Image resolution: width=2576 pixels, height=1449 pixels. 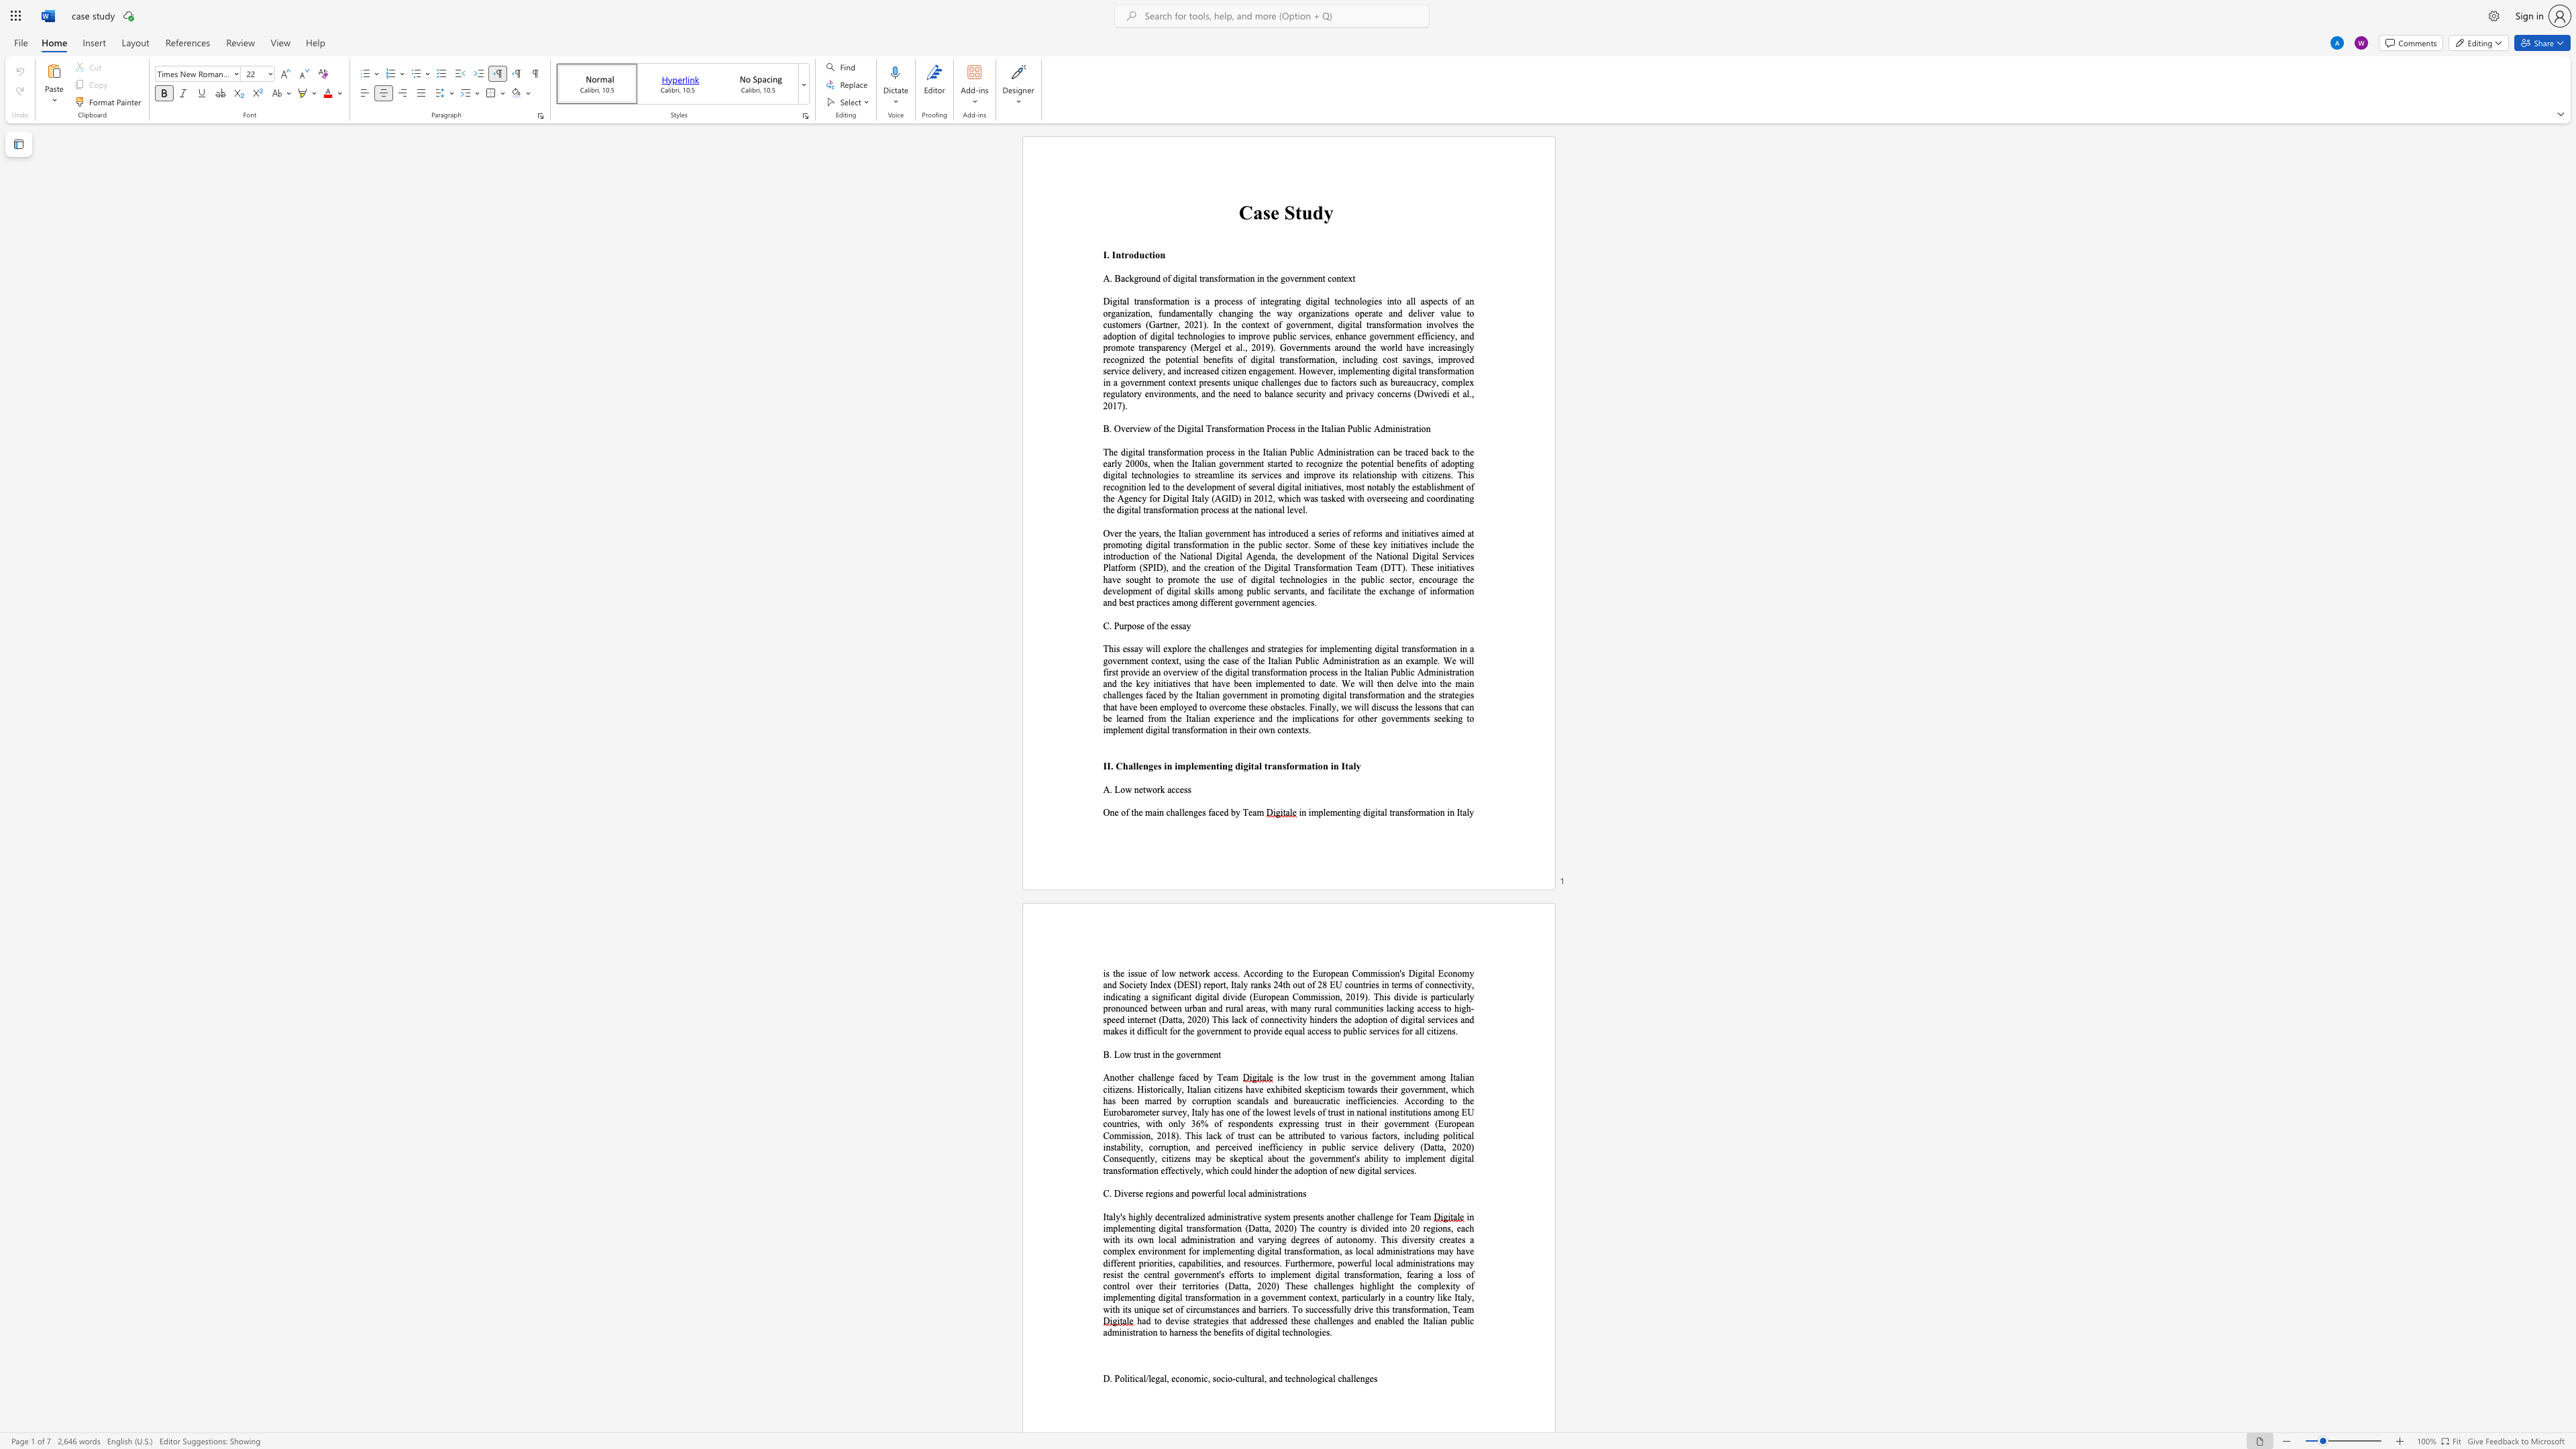 I want to click on the subset text "a cou" within the text "efforts to implement digital transformation, fearing a loss of control over their territories (Datta, 2020) These challenges highlight the complexity of implementing digital transformation in a government context, particularly in a country like Italy, with its unique set of circumstances and barriers. To successfully drive this transformation, Team", so click(x=1397, y=1297).